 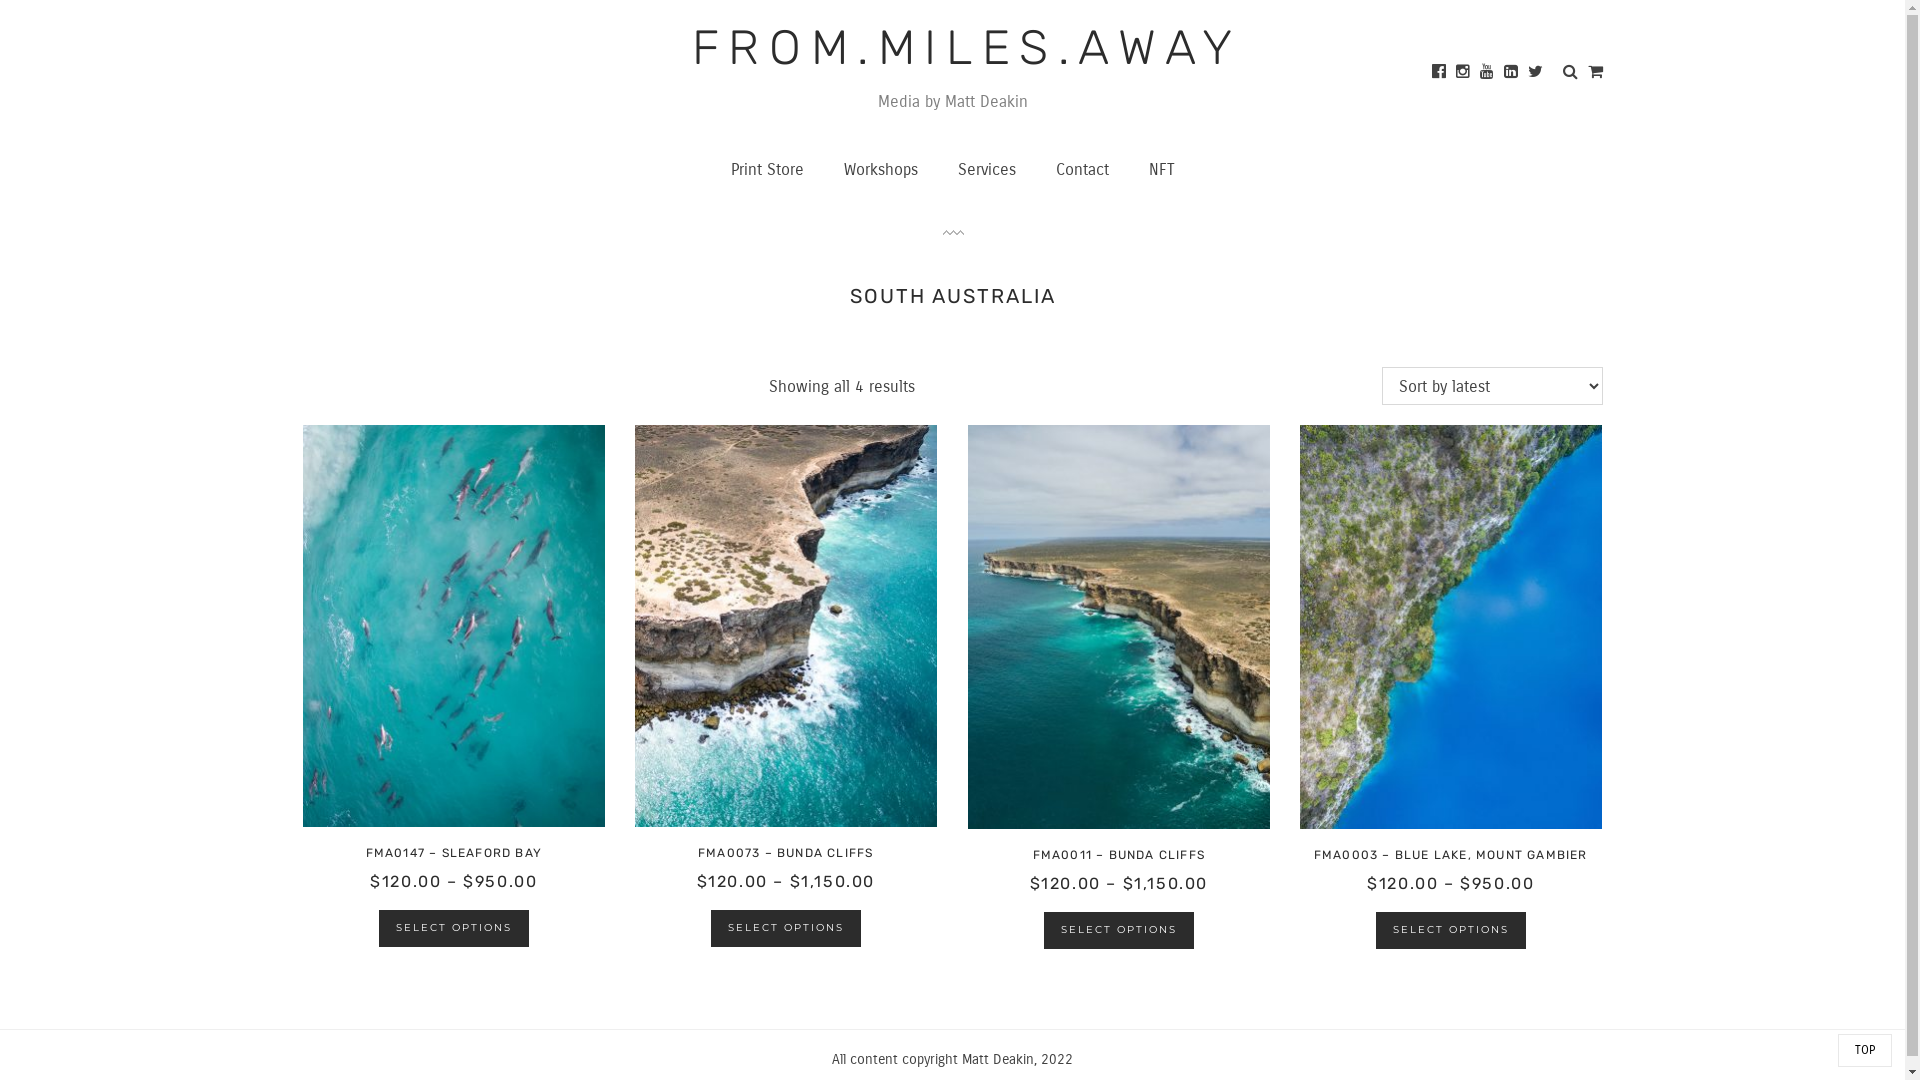 I want to click on 'NFT', so click(x=1161, y=168).